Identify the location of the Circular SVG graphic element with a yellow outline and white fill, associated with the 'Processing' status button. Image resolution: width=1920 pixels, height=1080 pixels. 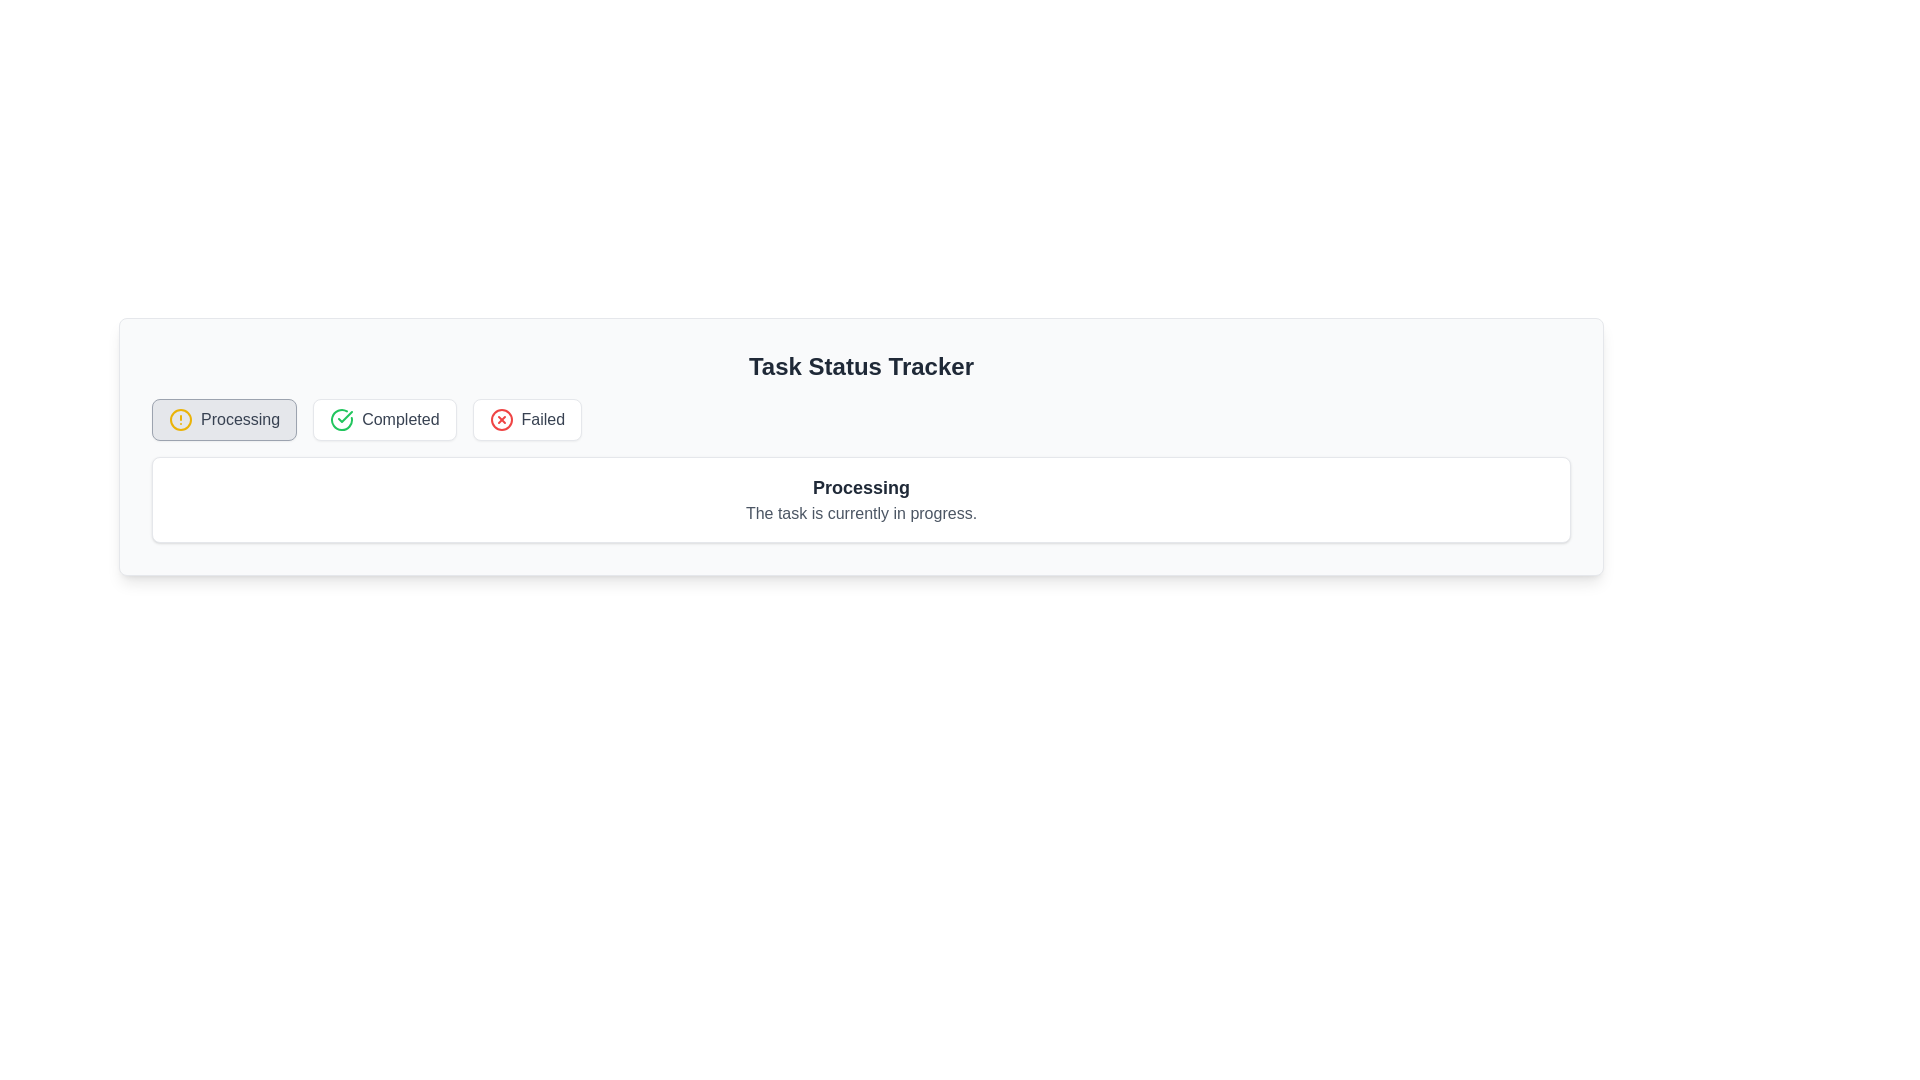
(181, 419).